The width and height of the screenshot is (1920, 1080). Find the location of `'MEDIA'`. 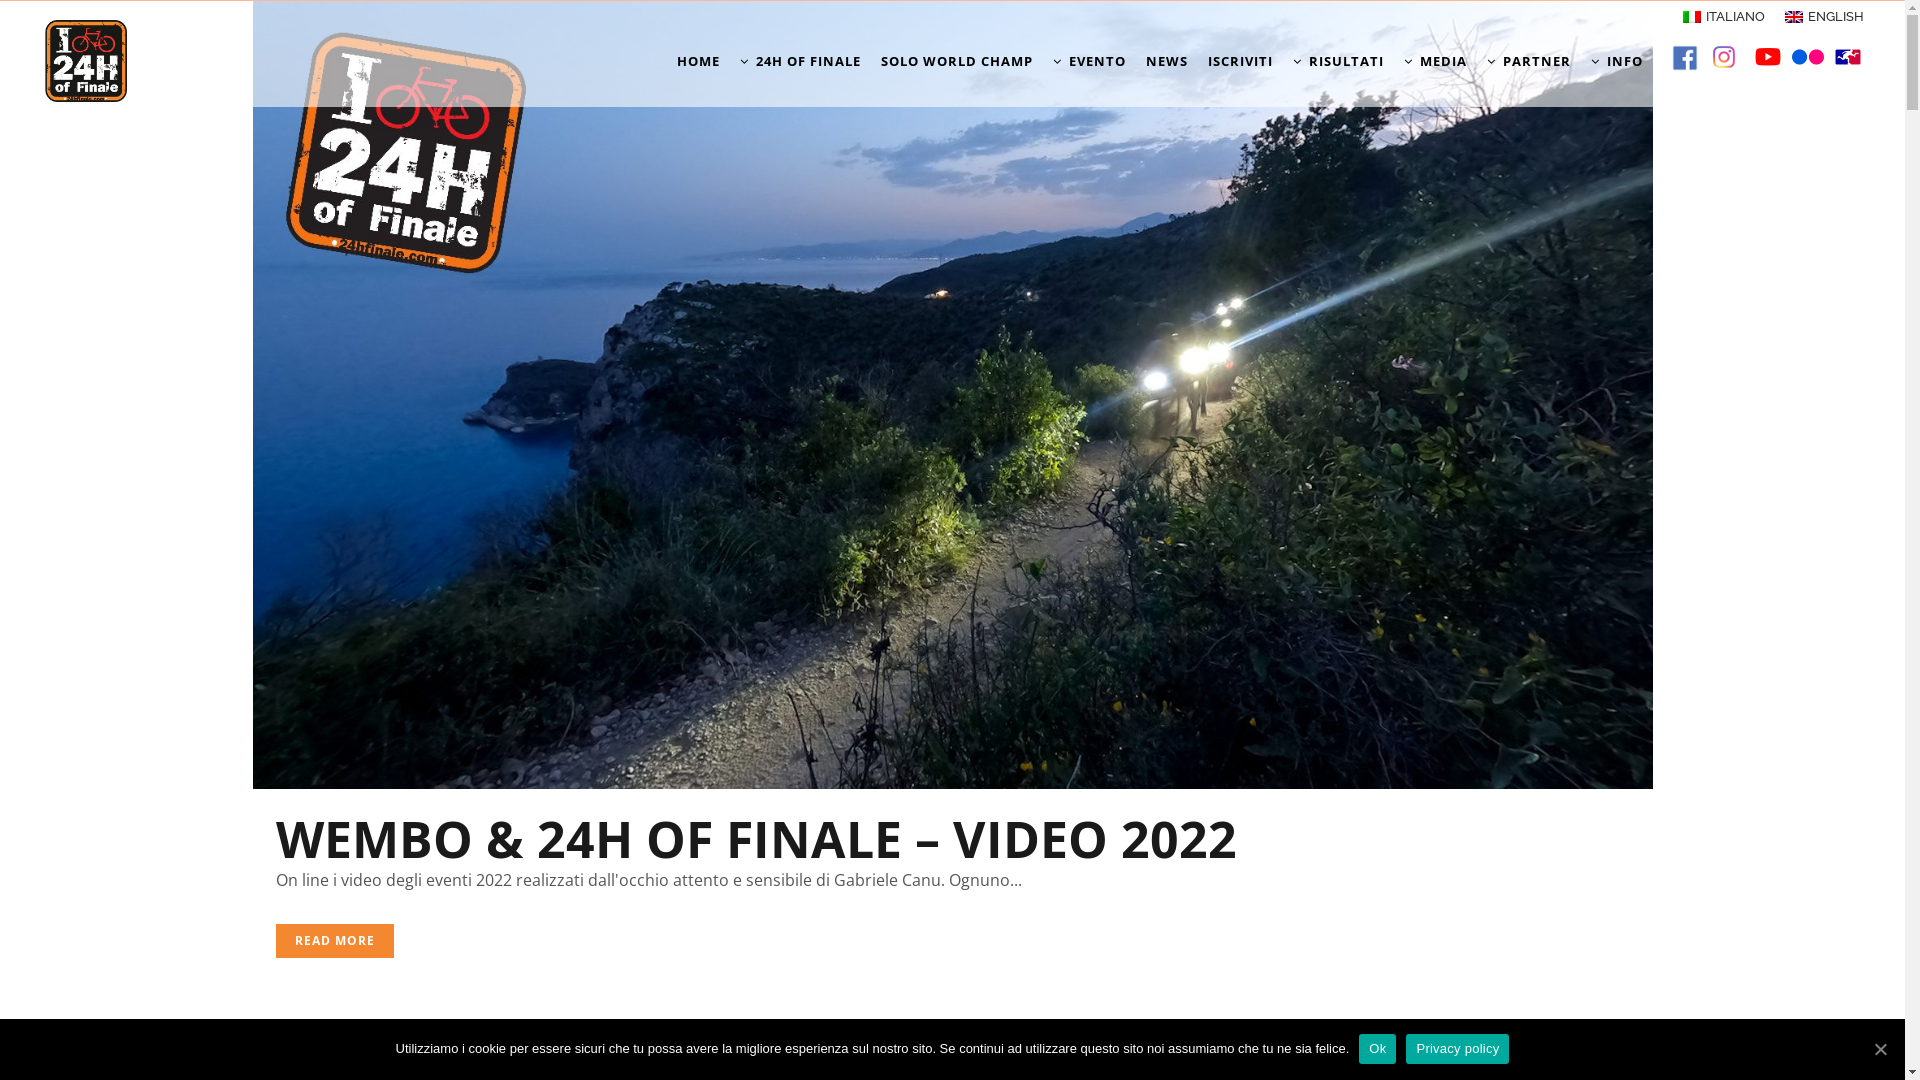

'MEDIA' is located at coordinates (1434, 60).